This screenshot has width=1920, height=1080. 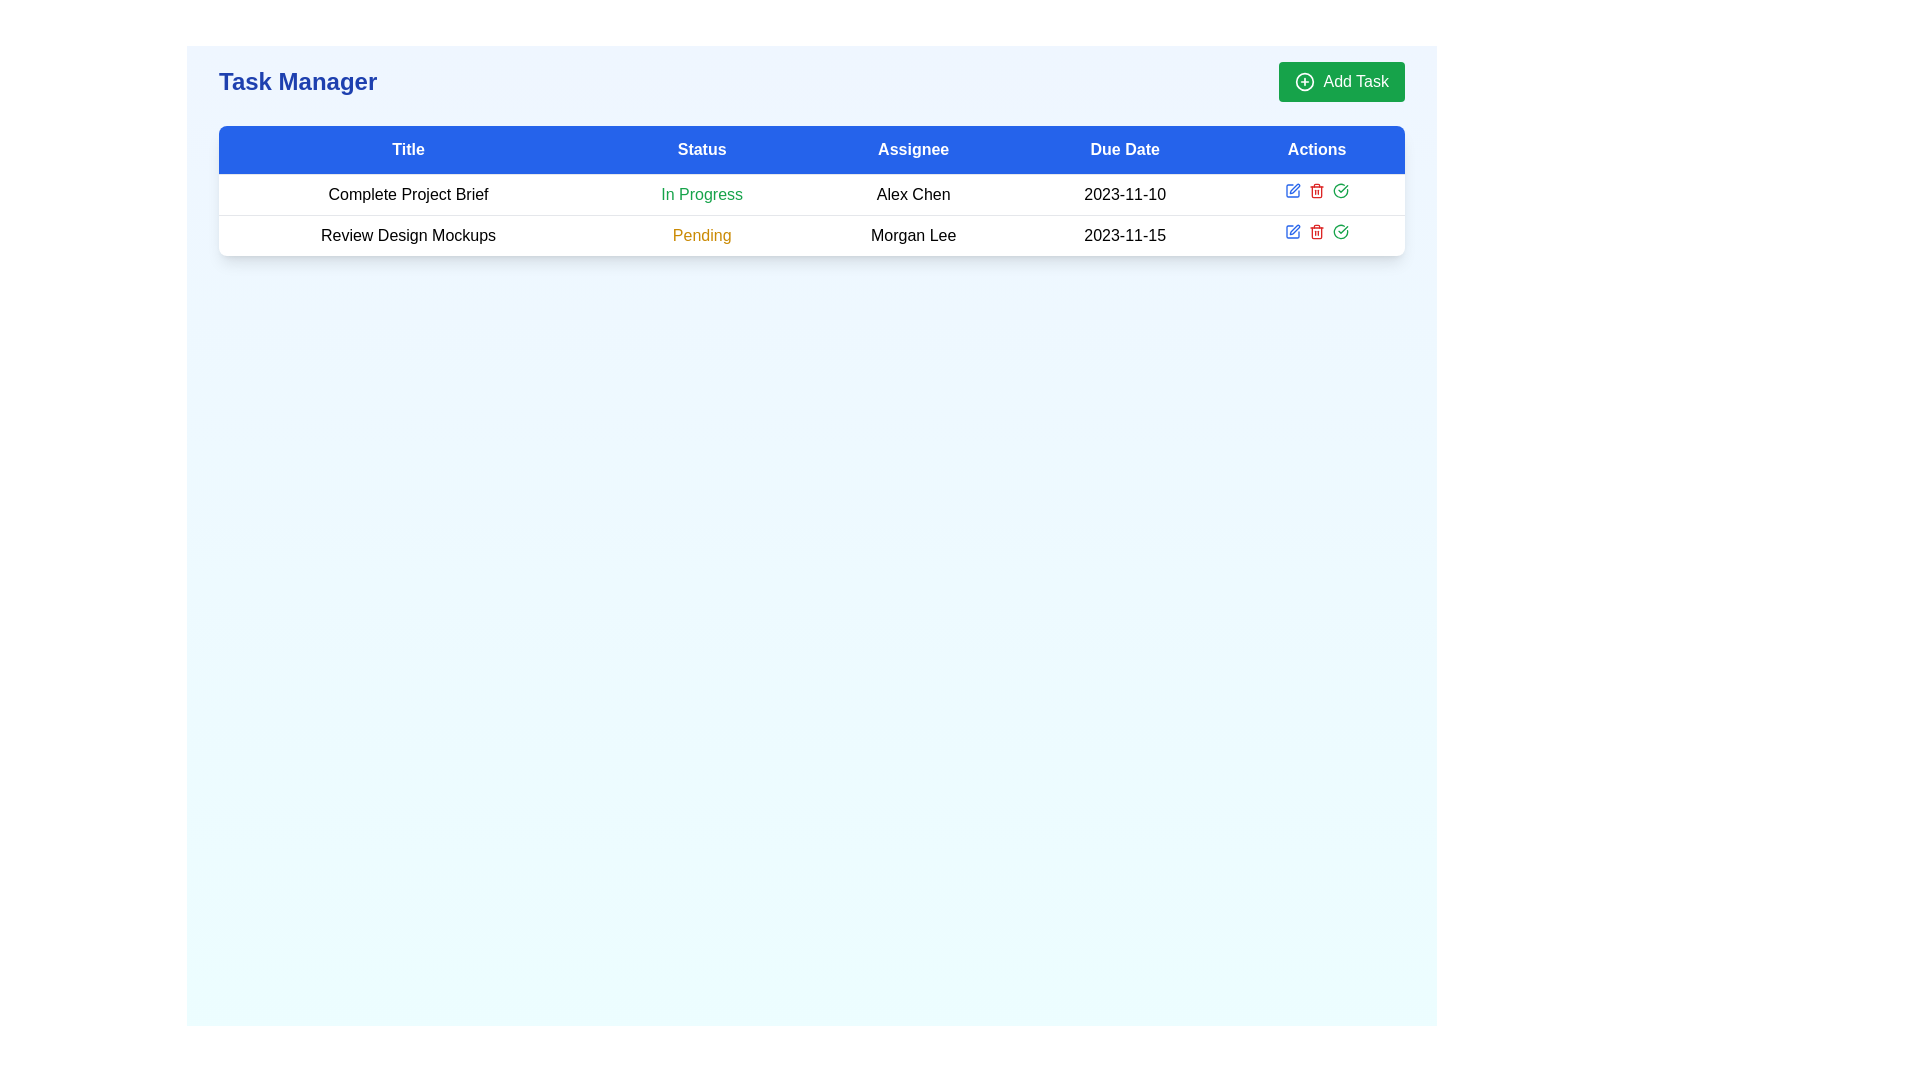 I want to click on the edit button in the 'Actions' column of the task 'Review Design Mockups', so click(x=1293, y=230).